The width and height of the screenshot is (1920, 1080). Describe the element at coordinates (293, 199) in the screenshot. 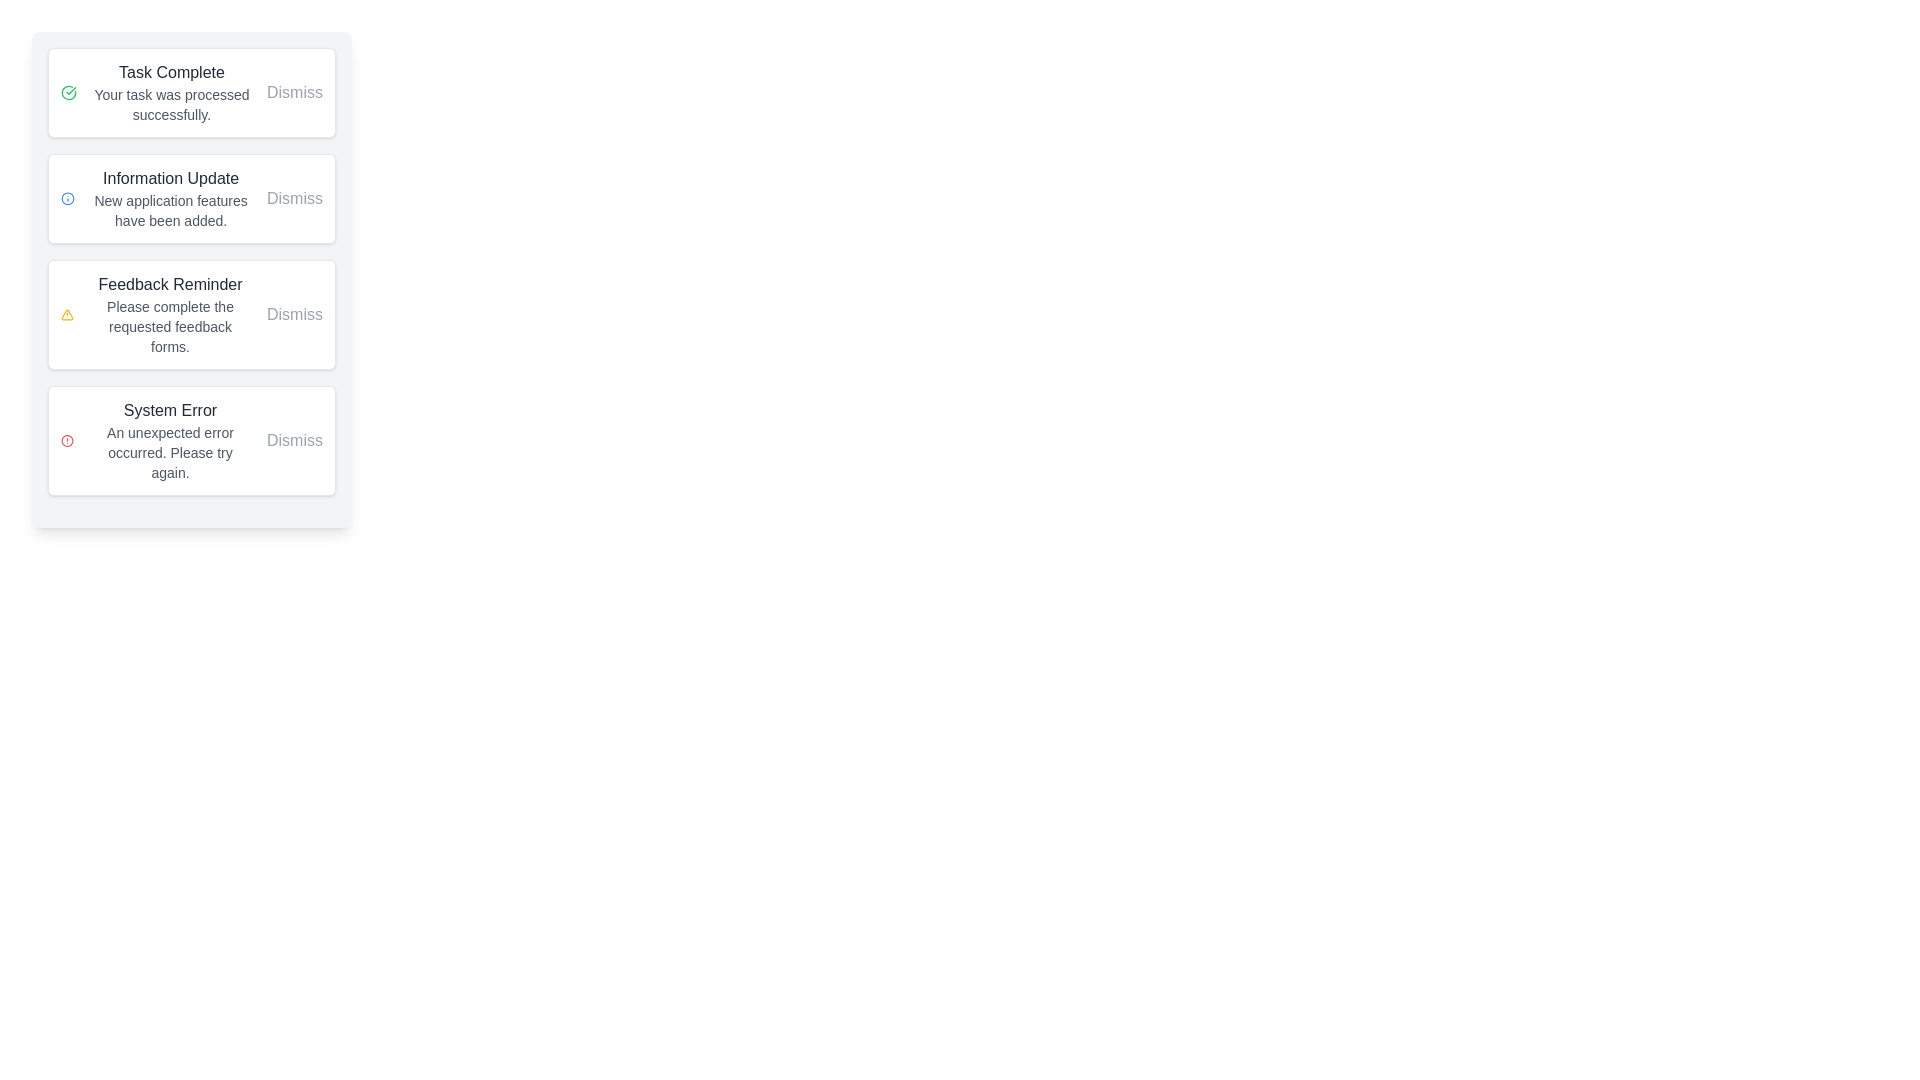

I see `the 'Dismiss' LinkButton, which is a gray text label styled as a clickable link located on the far right side of the second notification block from the top` at that location.